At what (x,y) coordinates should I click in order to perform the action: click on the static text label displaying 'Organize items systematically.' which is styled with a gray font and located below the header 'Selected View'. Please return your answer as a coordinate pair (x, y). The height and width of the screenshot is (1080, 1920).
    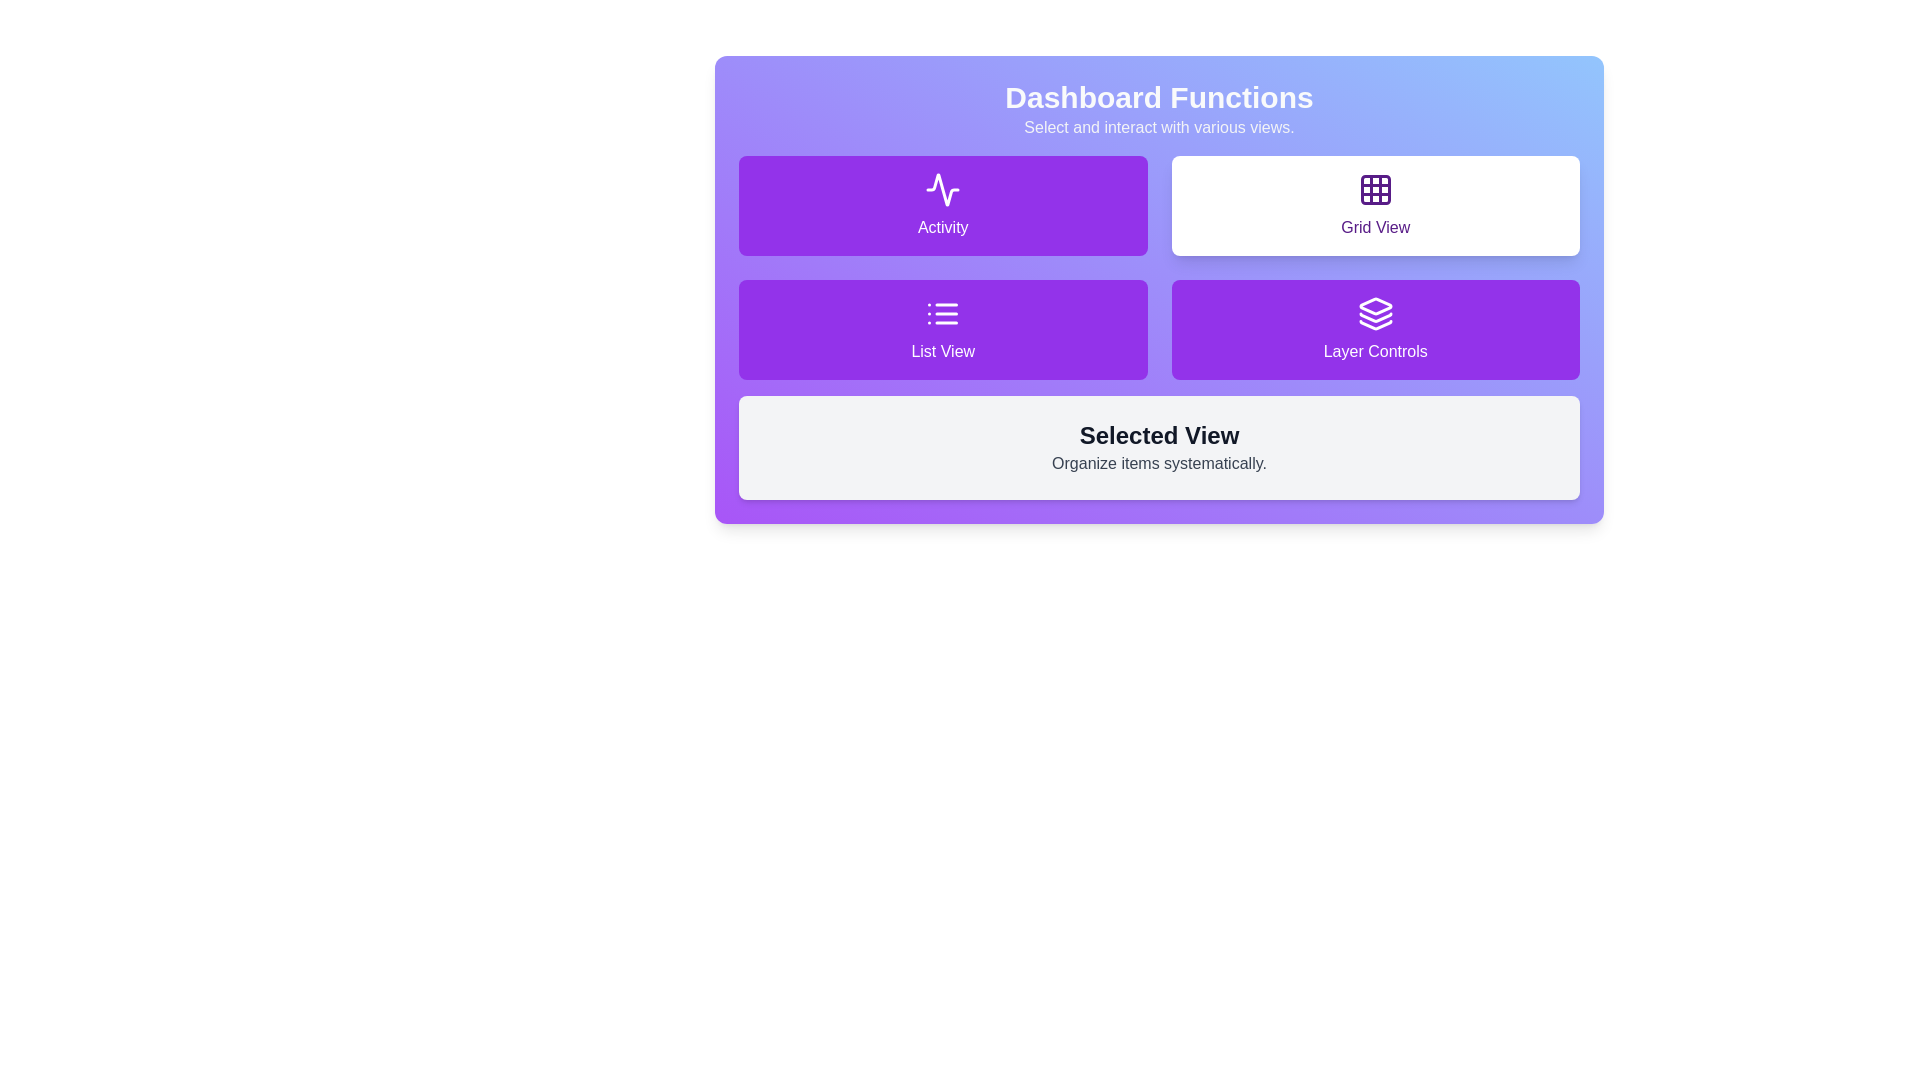
    Looking at the image, I should click on (1159, 463).